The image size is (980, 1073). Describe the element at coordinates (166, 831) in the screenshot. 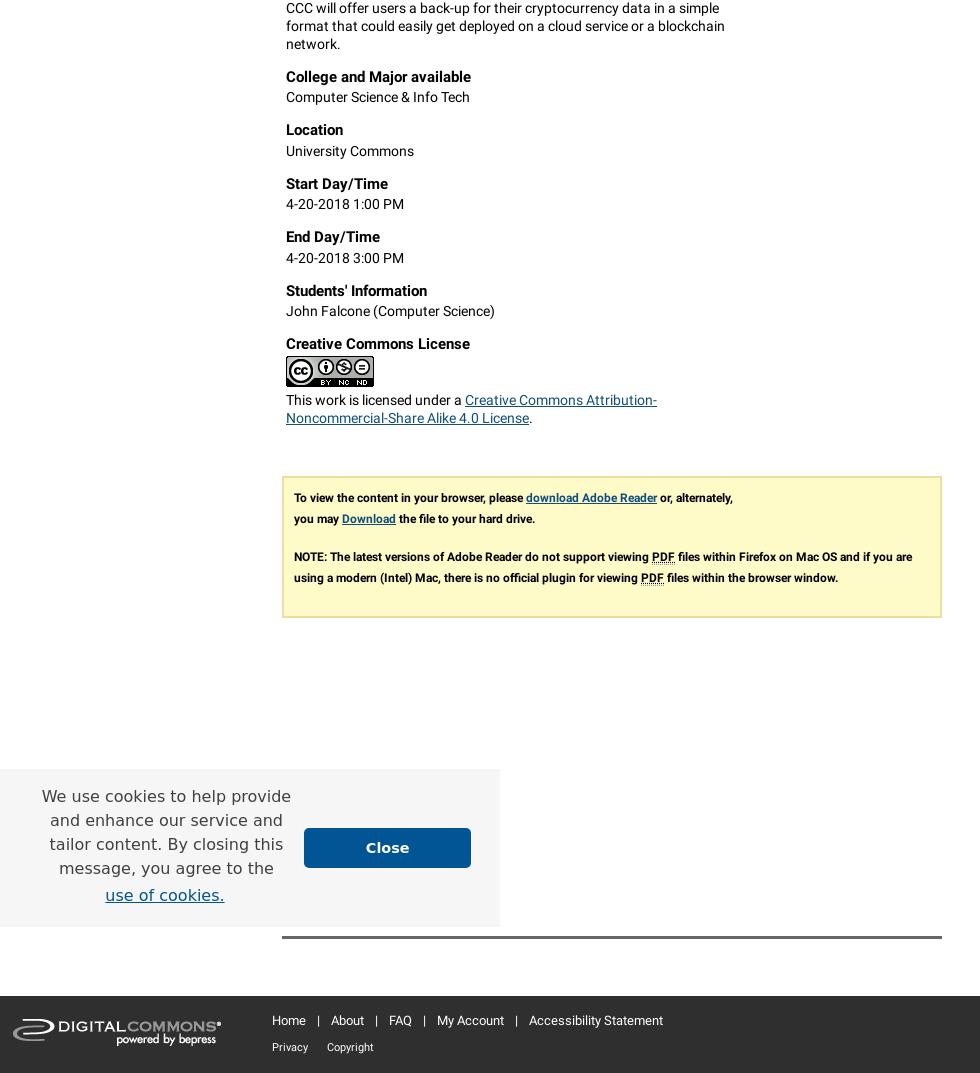

I see `'We use cookies to help provide and enhance our service and tailor content. By closing this message, you agree to the'` at that location.